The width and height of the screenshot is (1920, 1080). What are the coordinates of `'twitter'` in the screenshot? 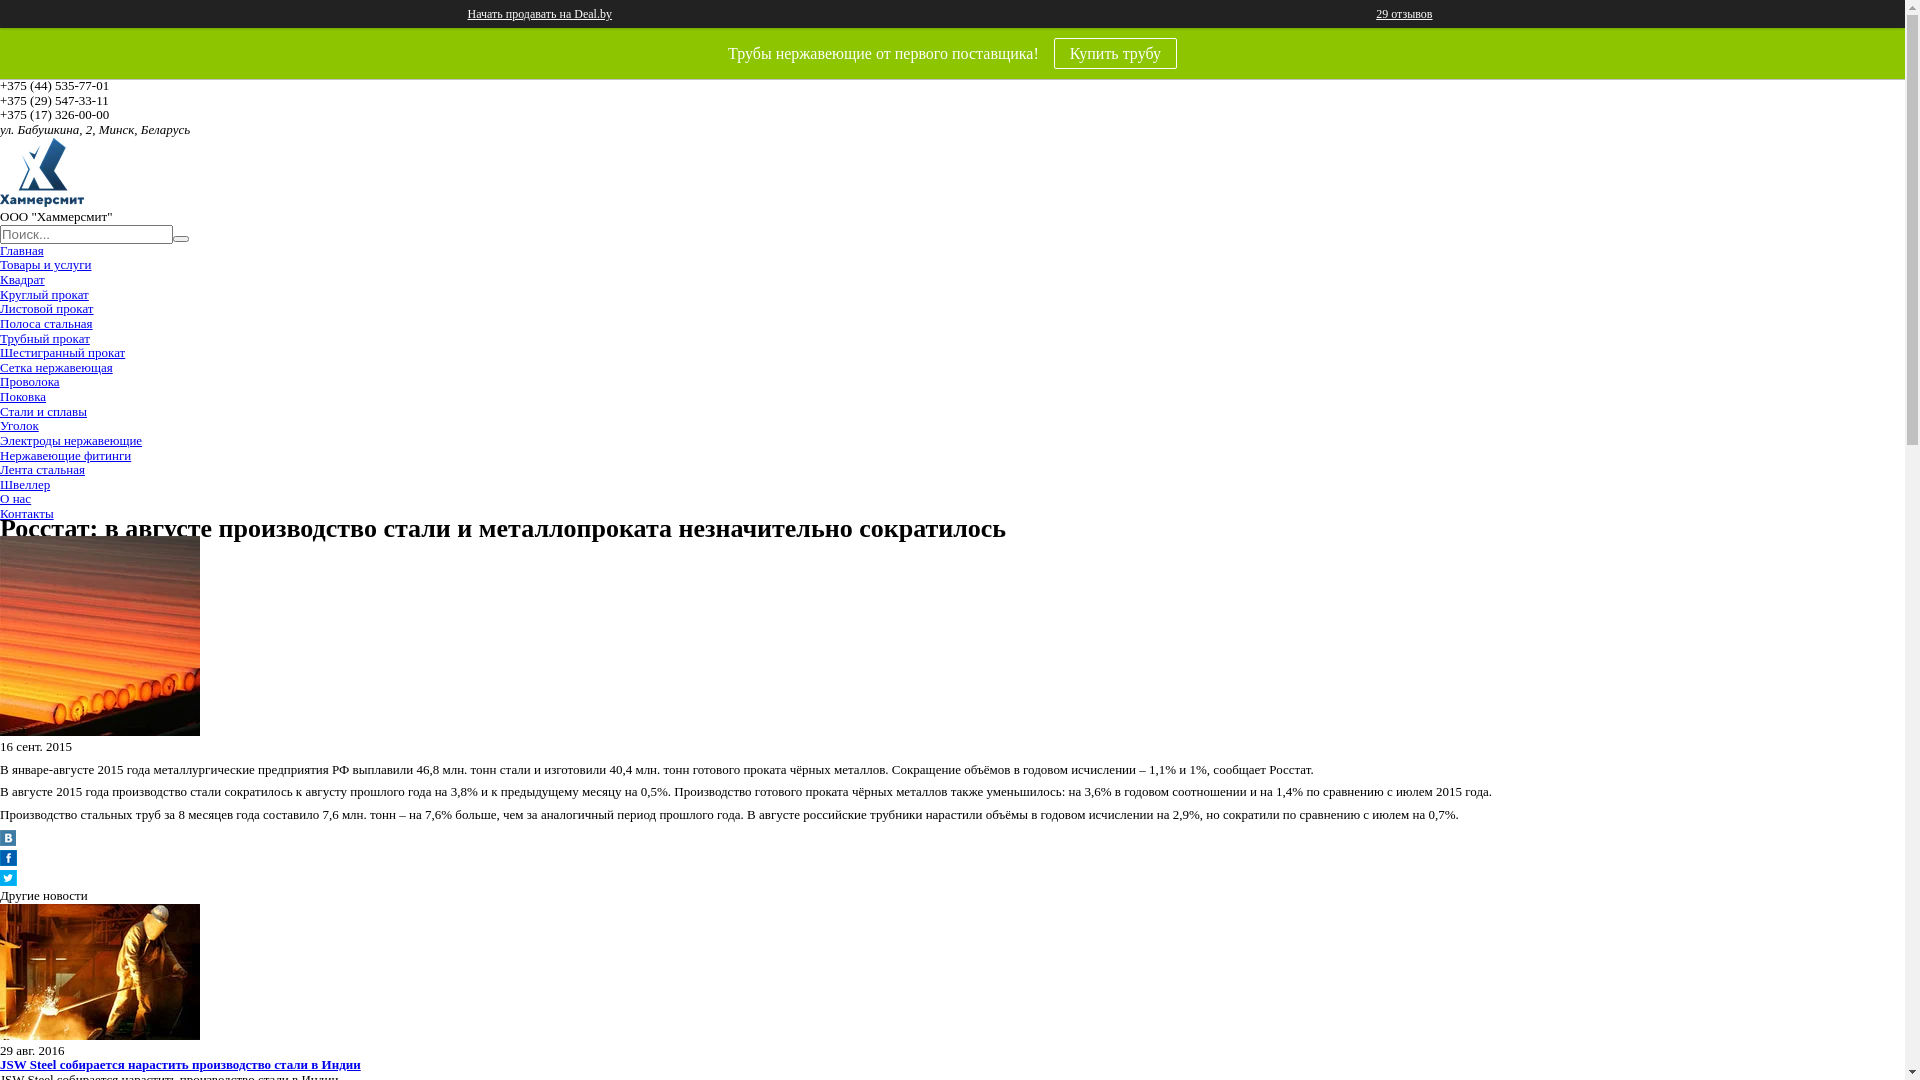 It's located at (8, 880).